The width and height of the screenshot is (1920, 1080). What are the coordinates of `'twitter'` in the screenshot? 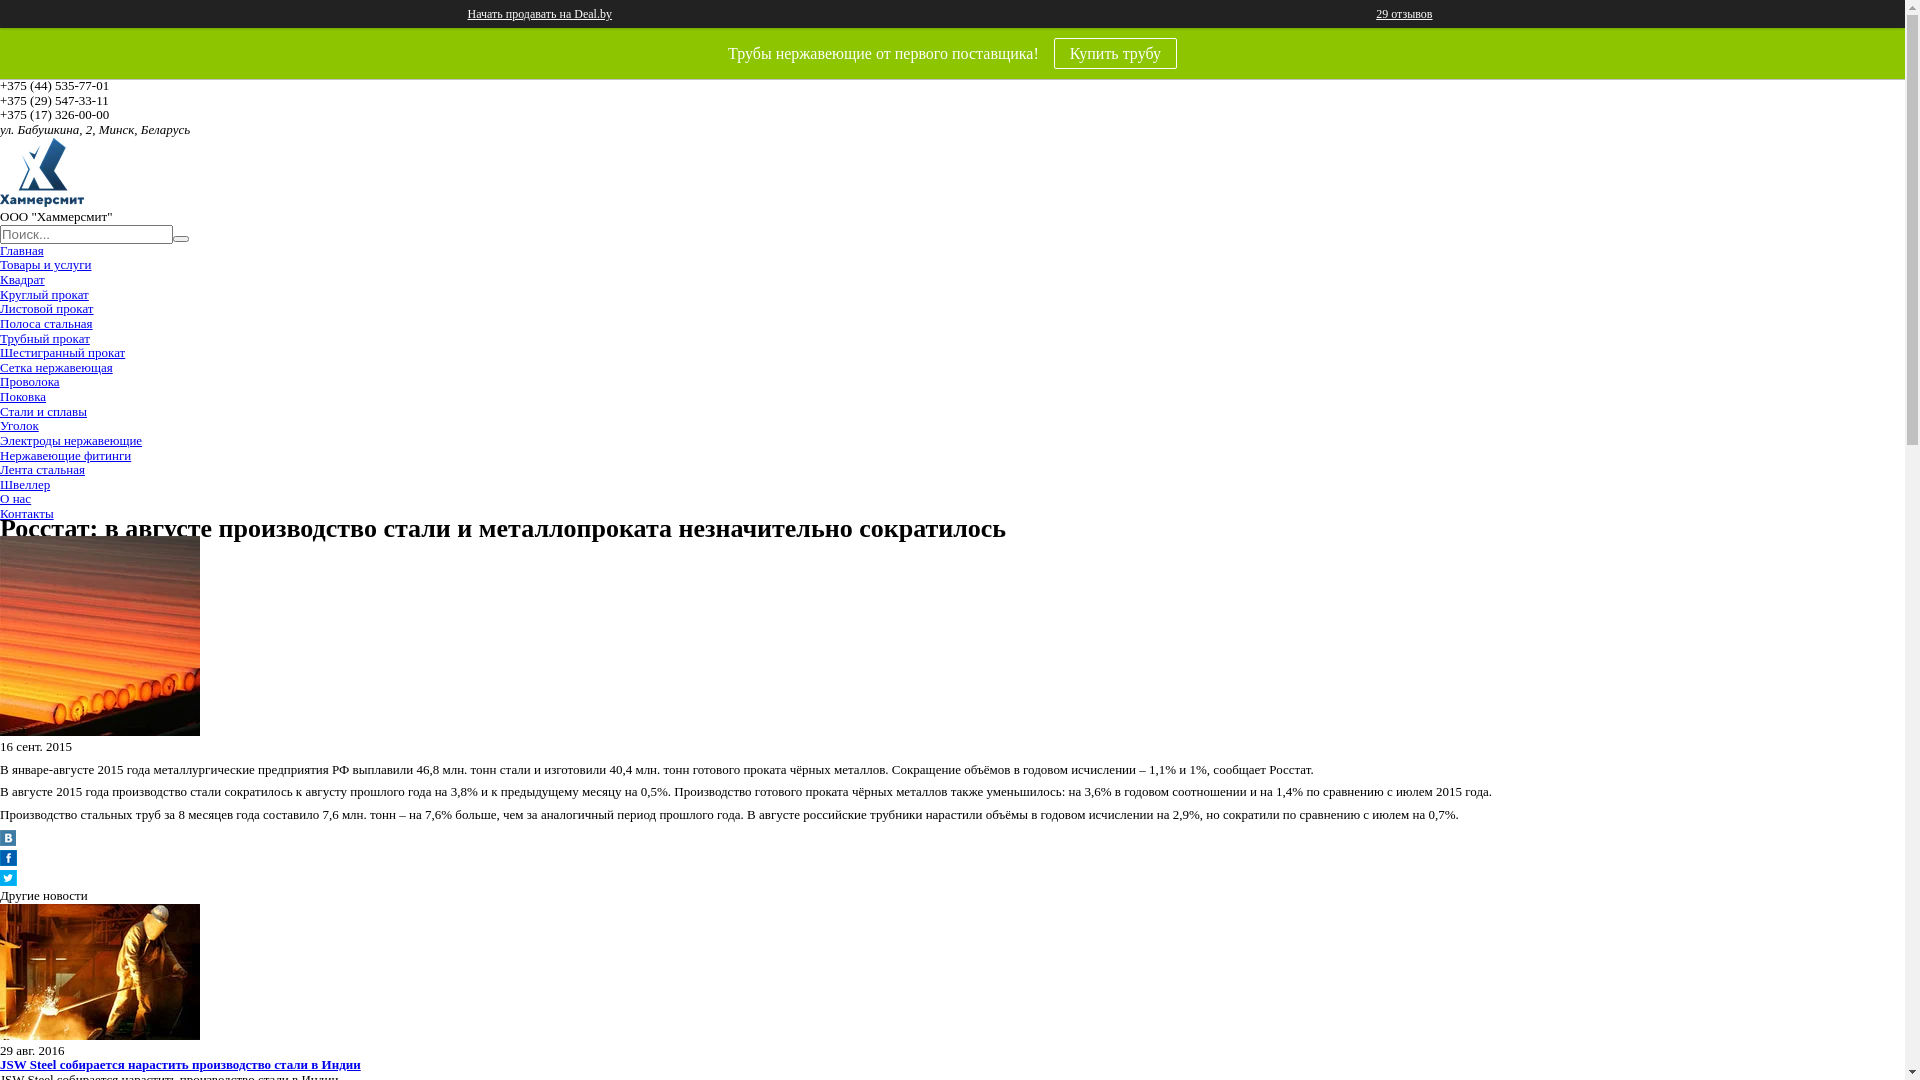 It's located at (8, 880).